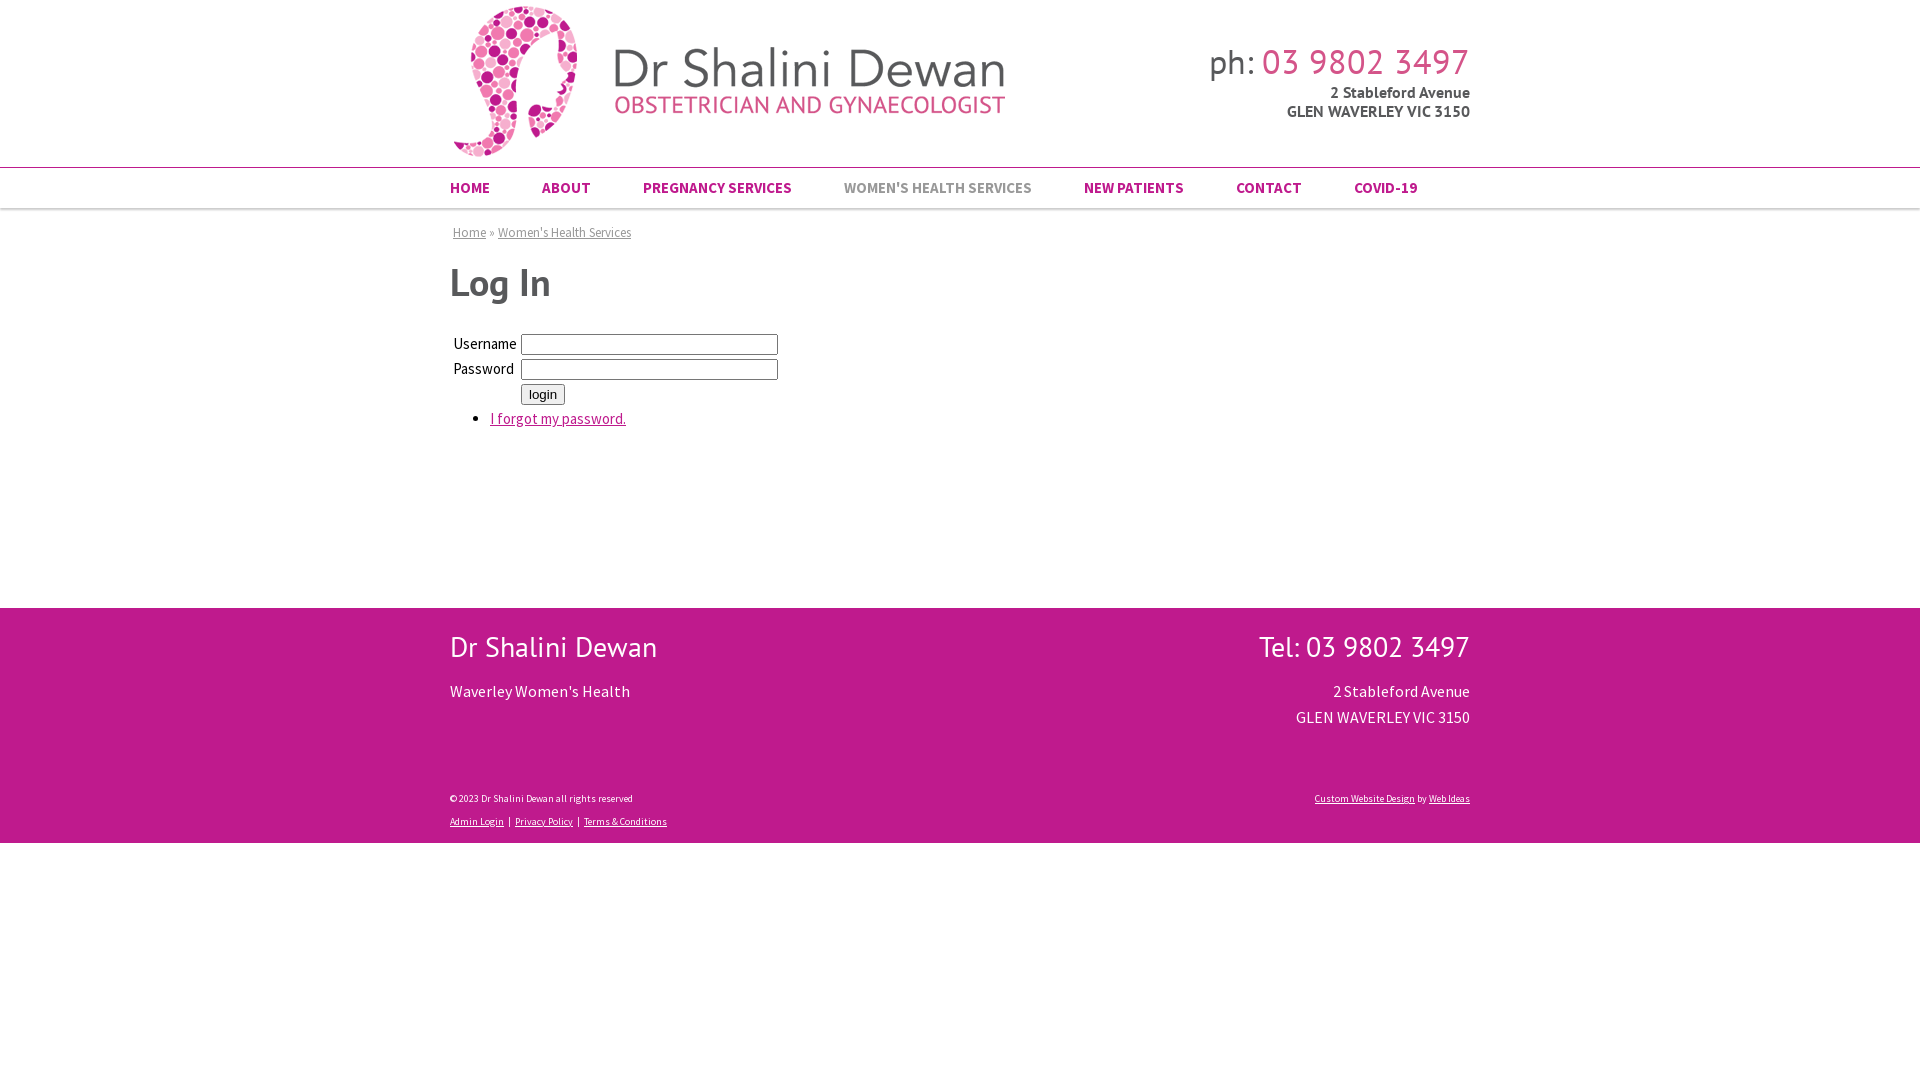  What do you see at coordinates (1371, 188) in the screenshot?
I see `'COVID-19'` at bounding box center [1371, 188].